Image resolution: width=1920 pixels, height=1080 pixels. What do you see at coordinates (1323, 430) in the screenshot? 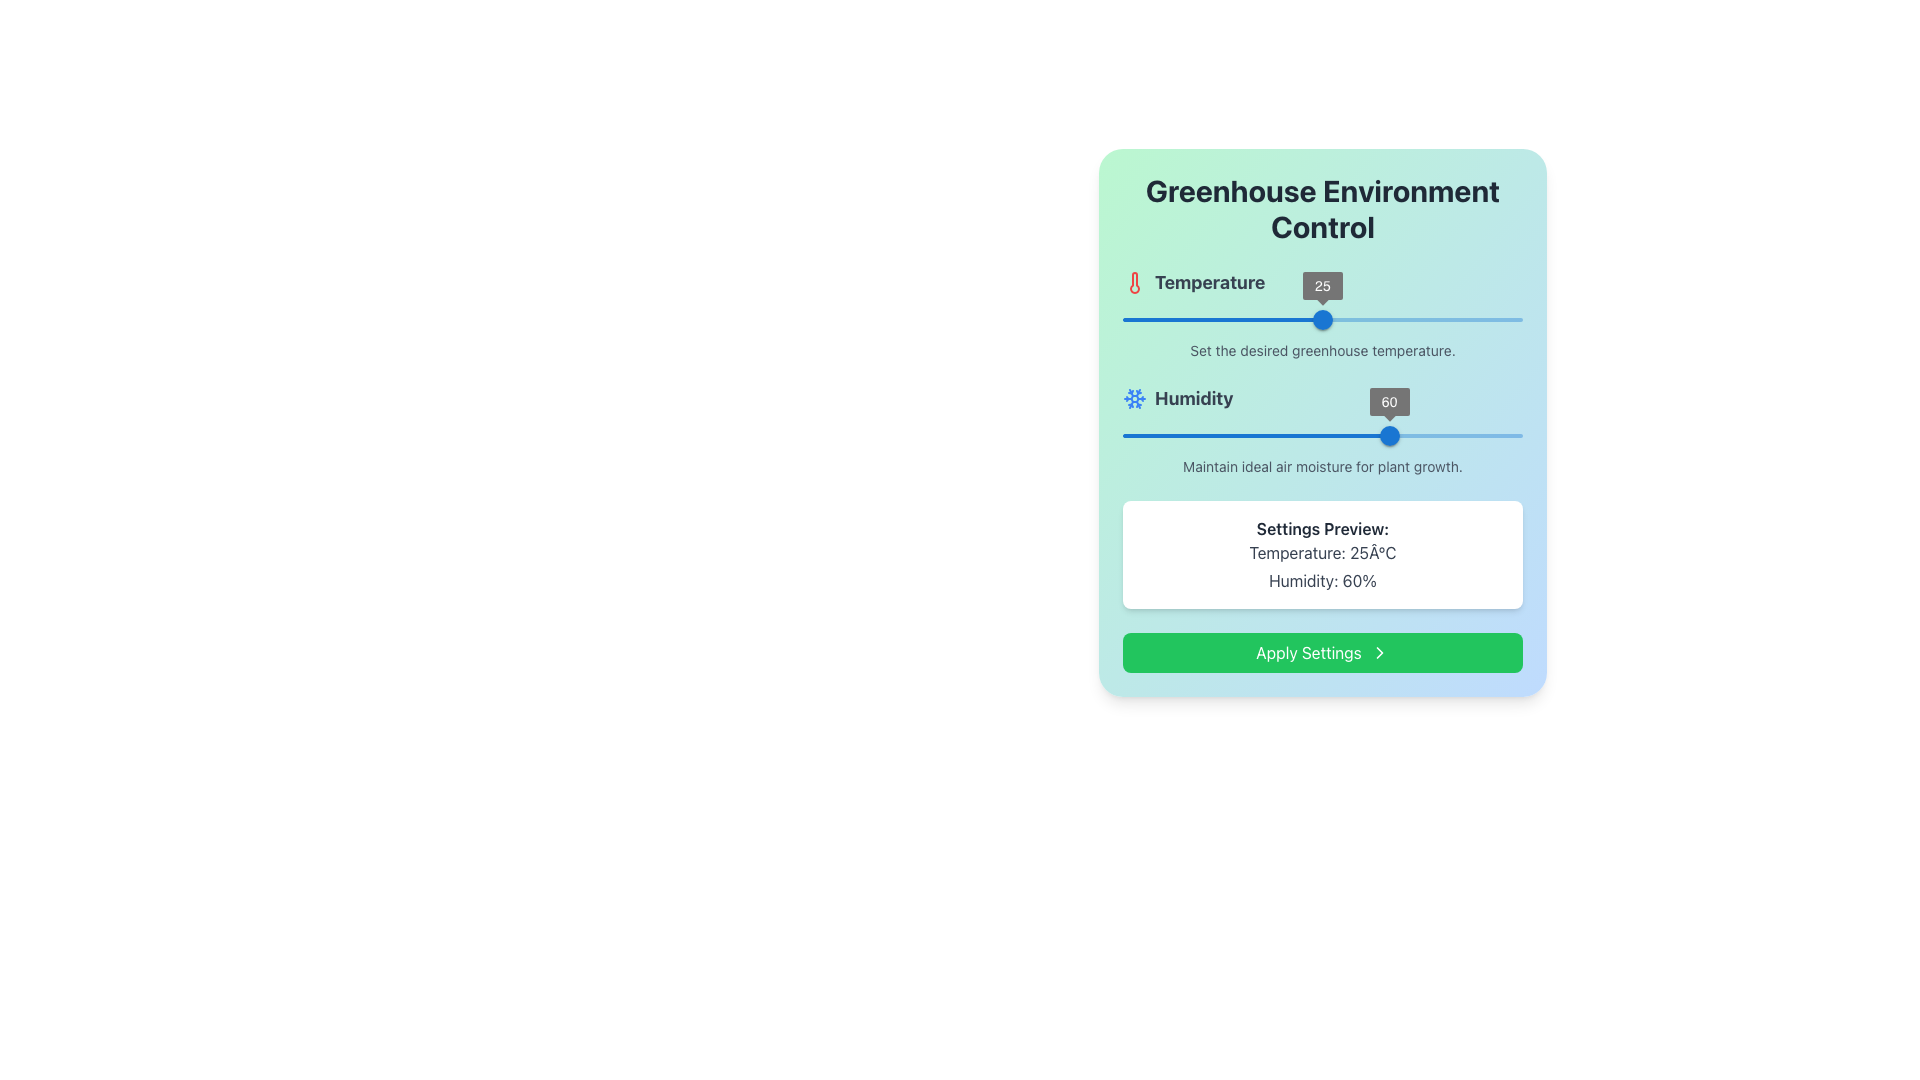
I see `the humidity control widget labeled 'Humidity' with a blue snowflake icon` at bounding box center [1323, 430].